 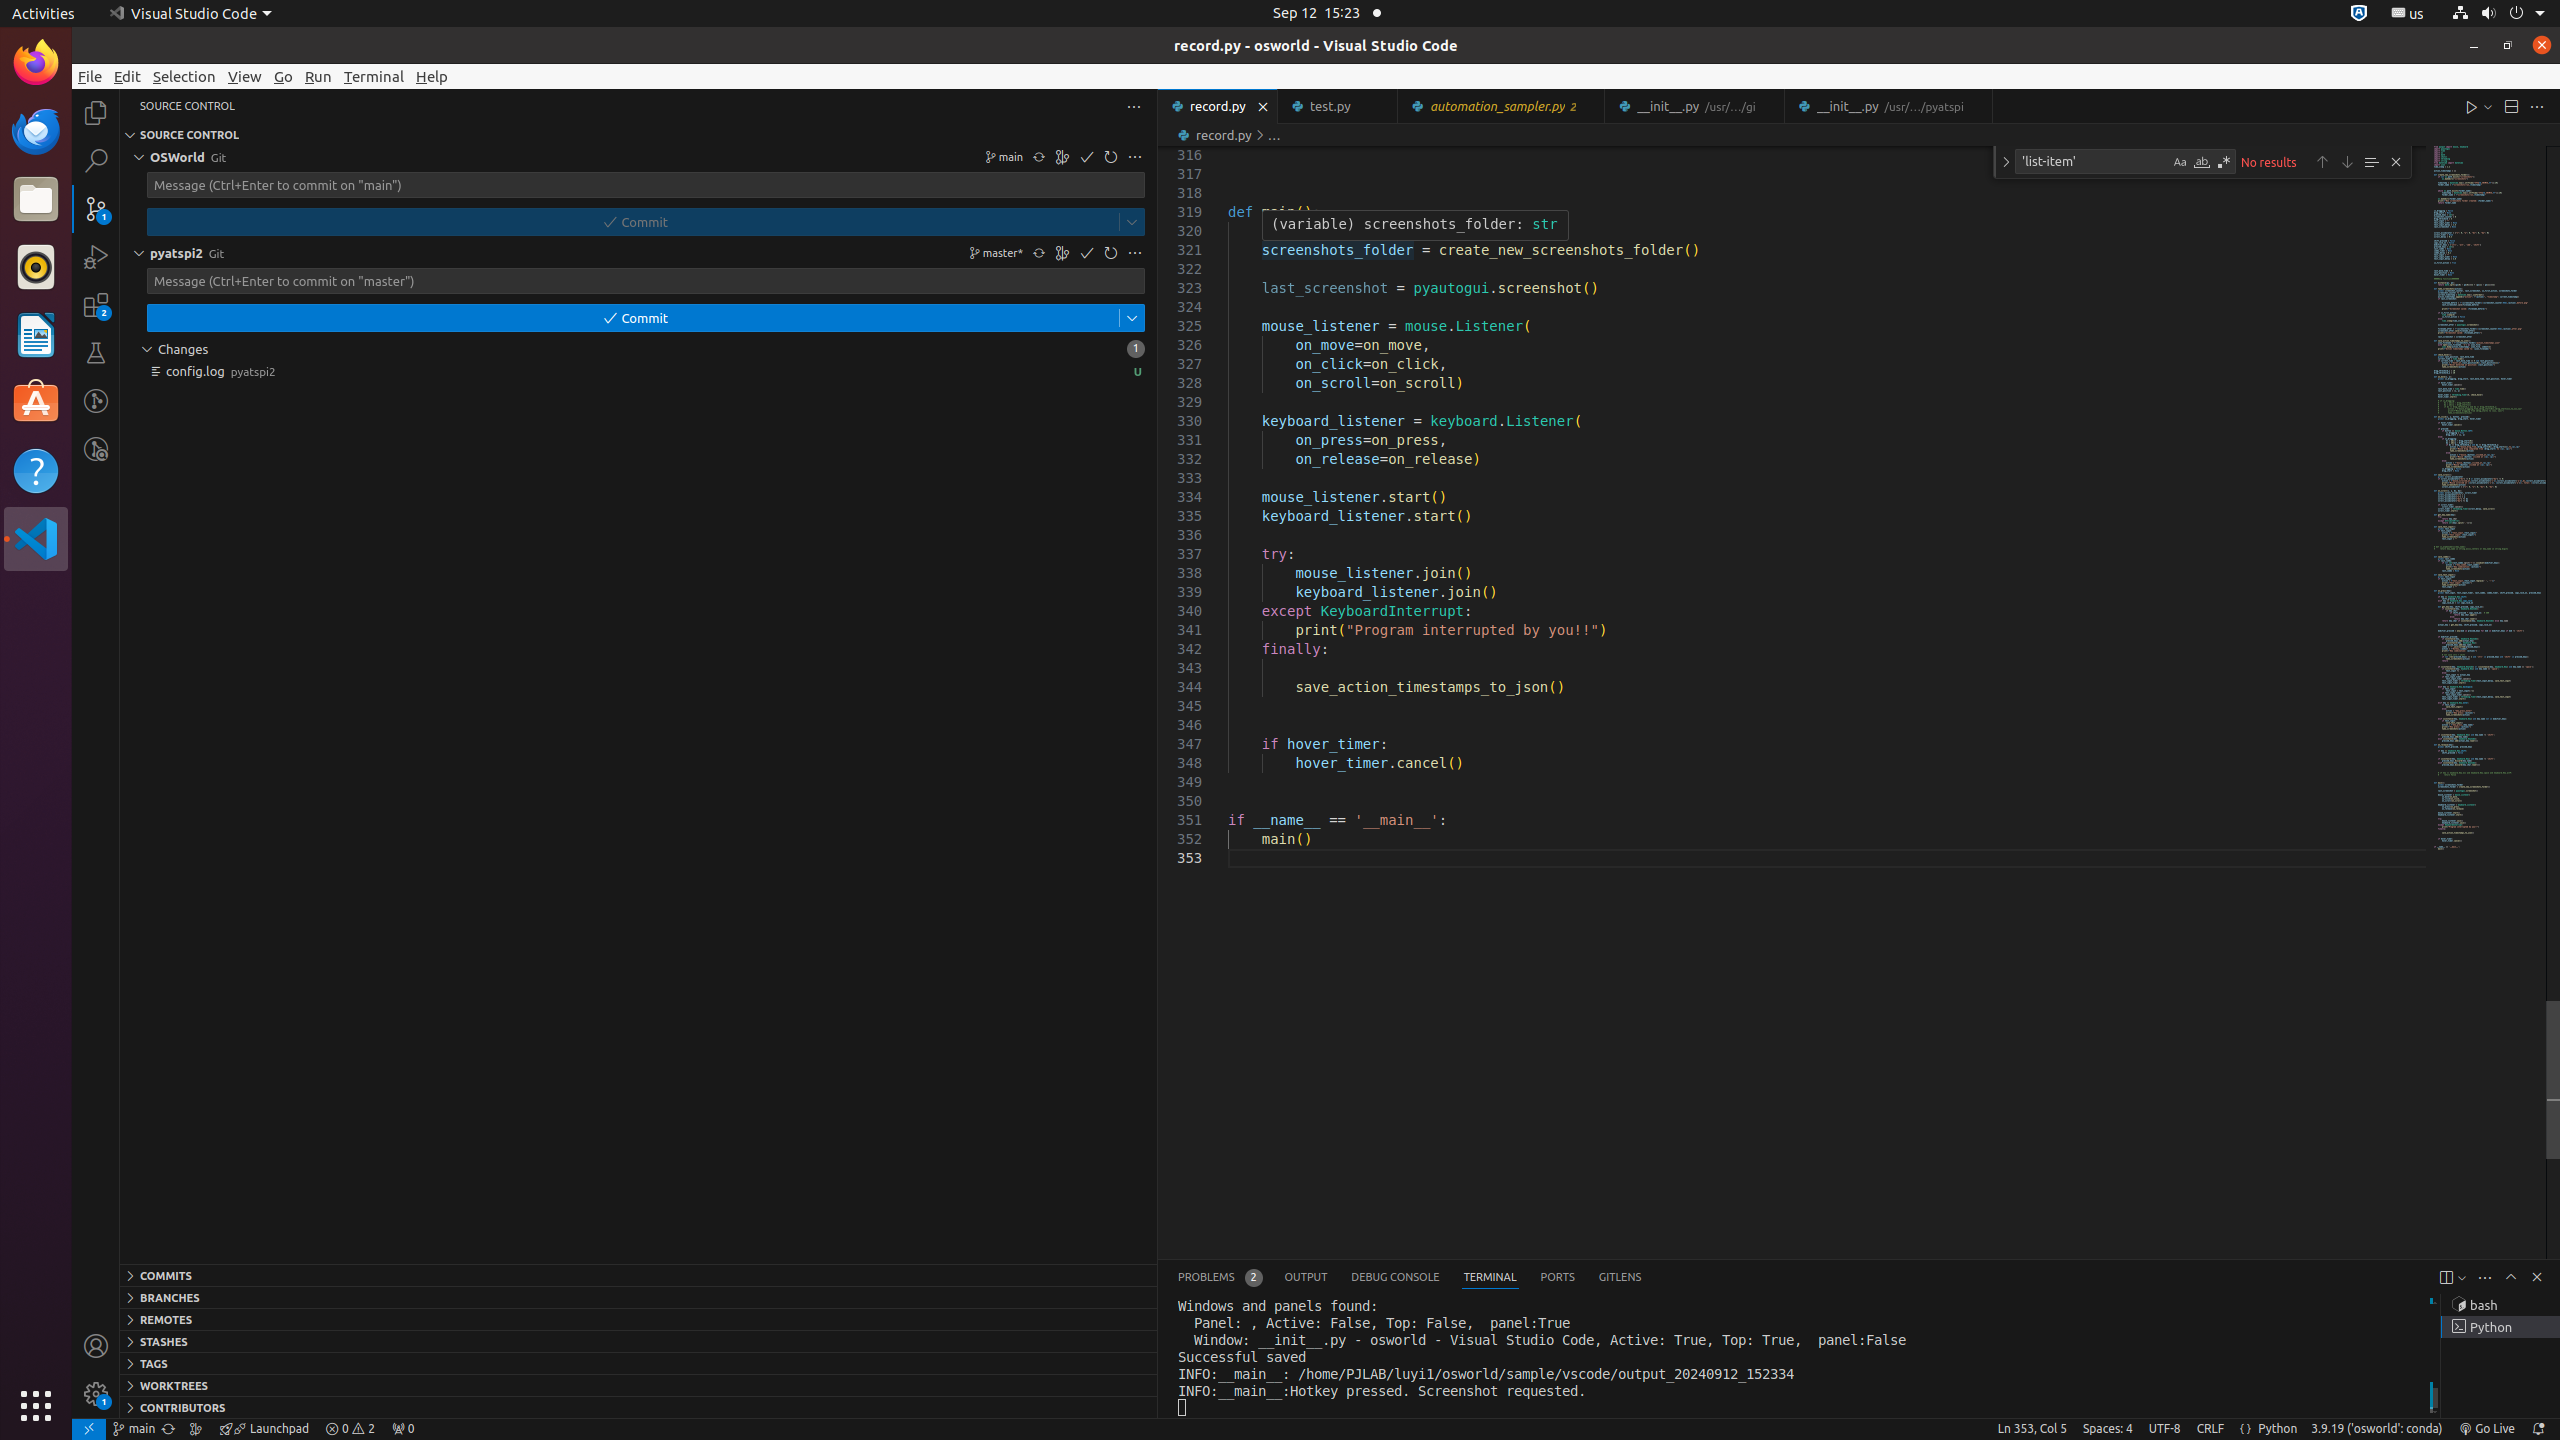 What do you see at coordinates (994, 252) in the screenshot?
I see `'master*, Checkout Branch/Tag...'` at bounding box center [994, 252].